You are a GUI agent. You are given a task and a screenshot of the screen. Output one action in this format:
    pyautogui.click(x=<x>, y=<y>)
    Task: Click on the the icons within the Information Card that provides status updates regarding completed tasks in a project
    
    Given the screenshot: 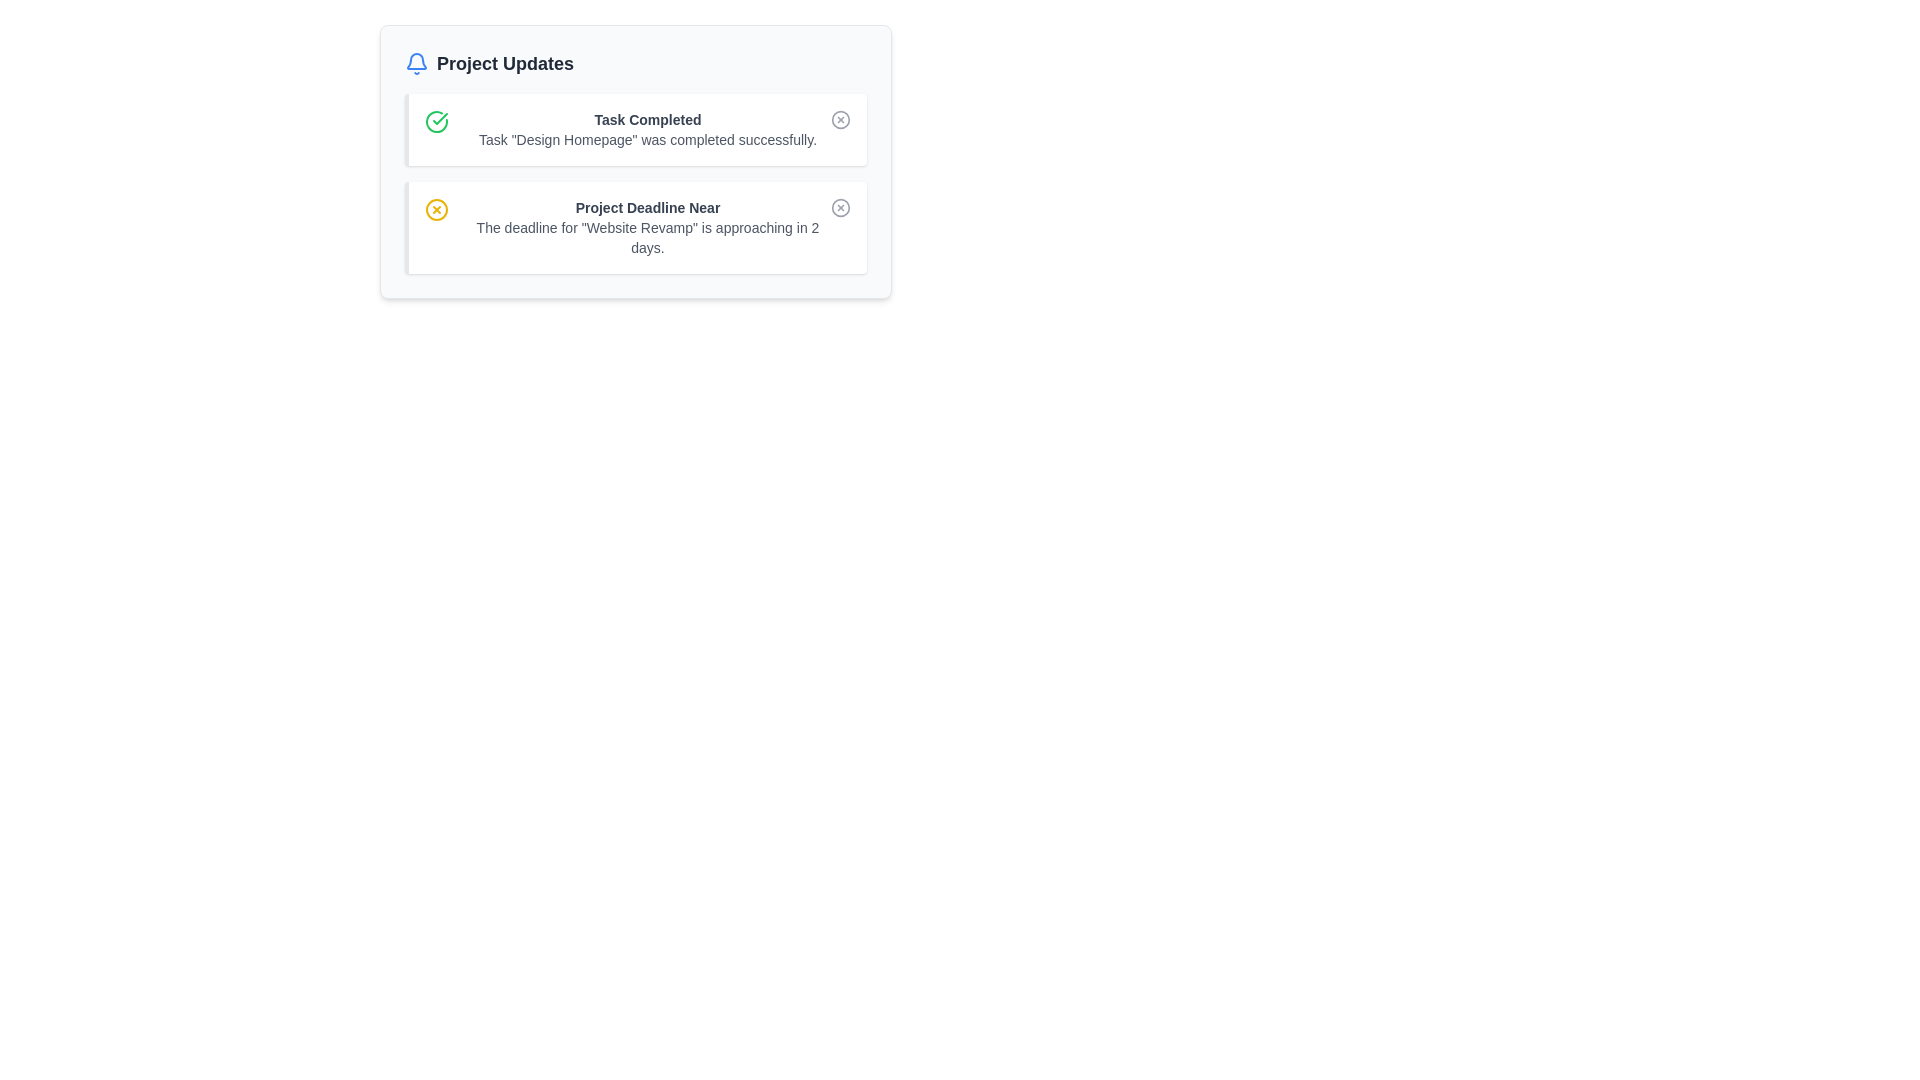 What is the action you would take?
    pyautogui.click(x=634, y=161)
    